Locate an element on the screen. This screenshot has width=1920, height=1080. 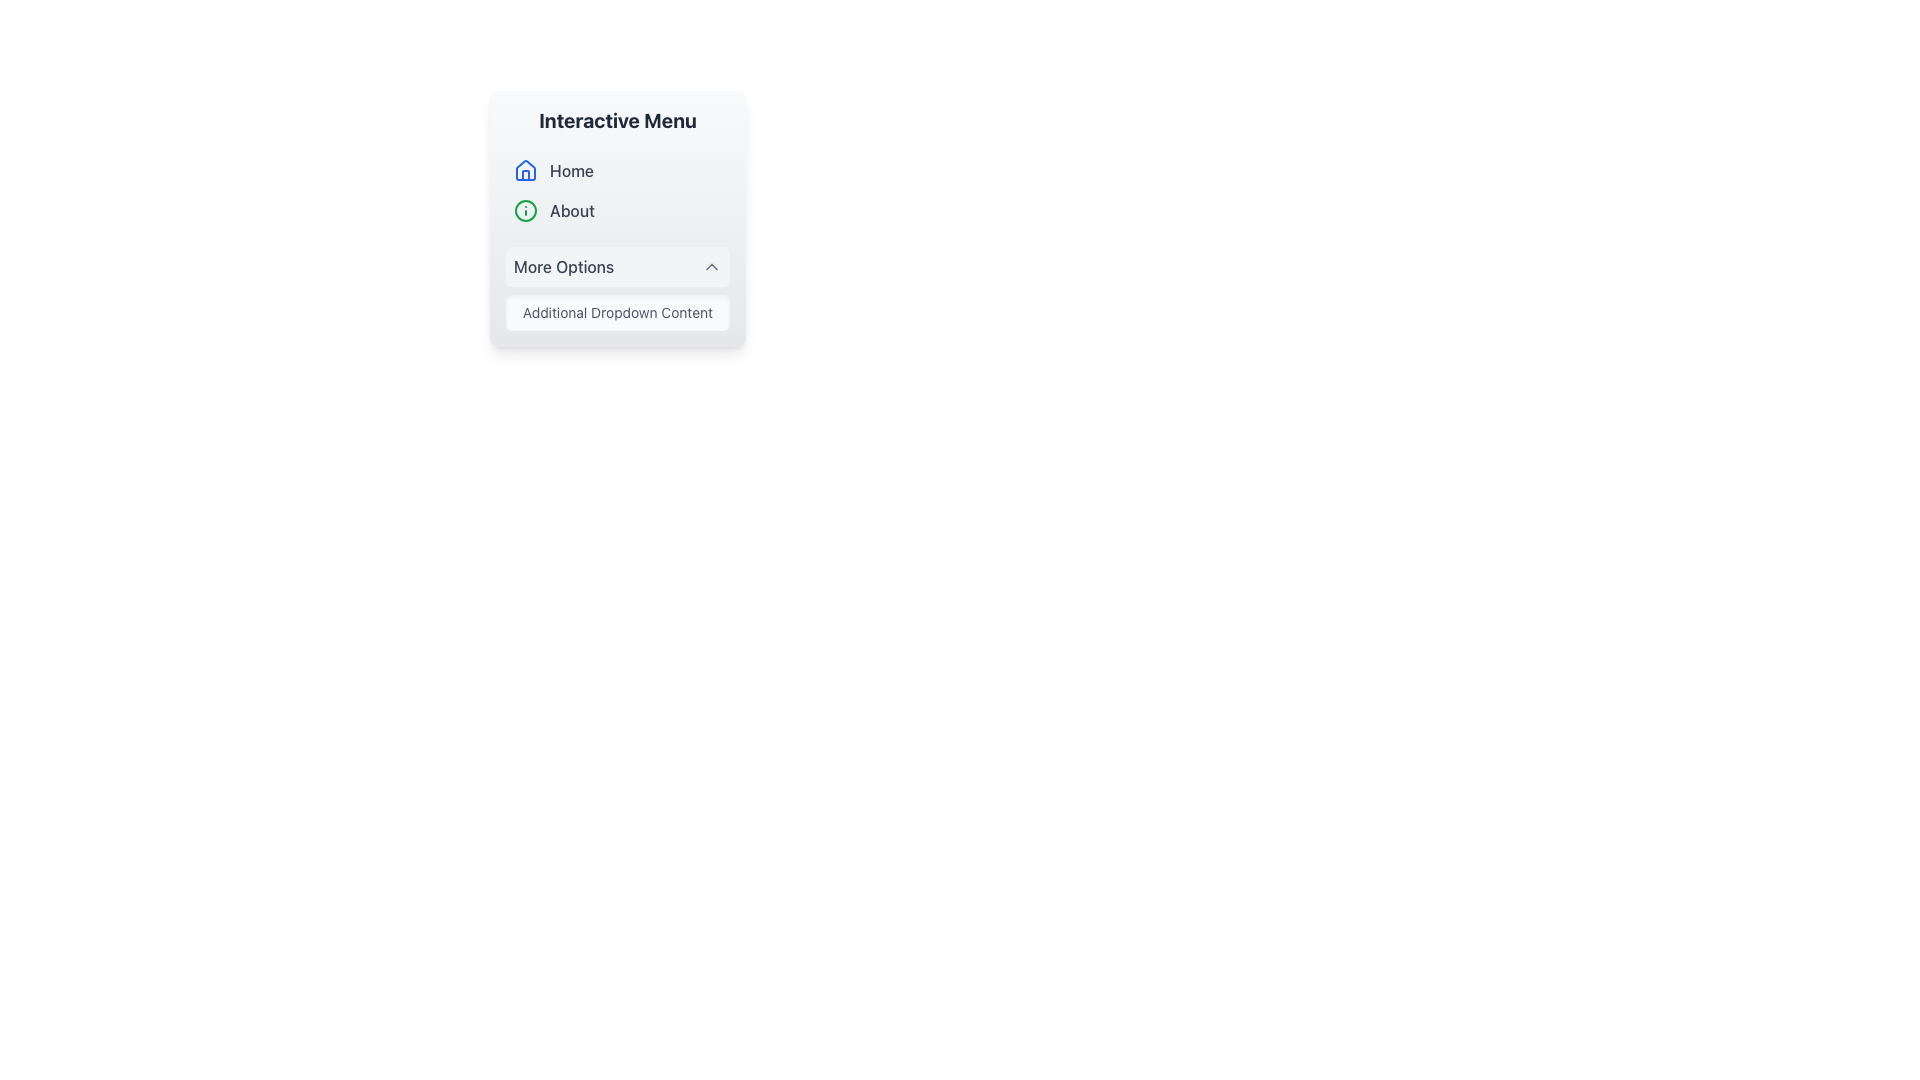
the small upward-pointing chevron icon with a gray outline located to the far right of the 'More Options' button to trigger a tooltip or visual change is located at coordinates (711, 265).